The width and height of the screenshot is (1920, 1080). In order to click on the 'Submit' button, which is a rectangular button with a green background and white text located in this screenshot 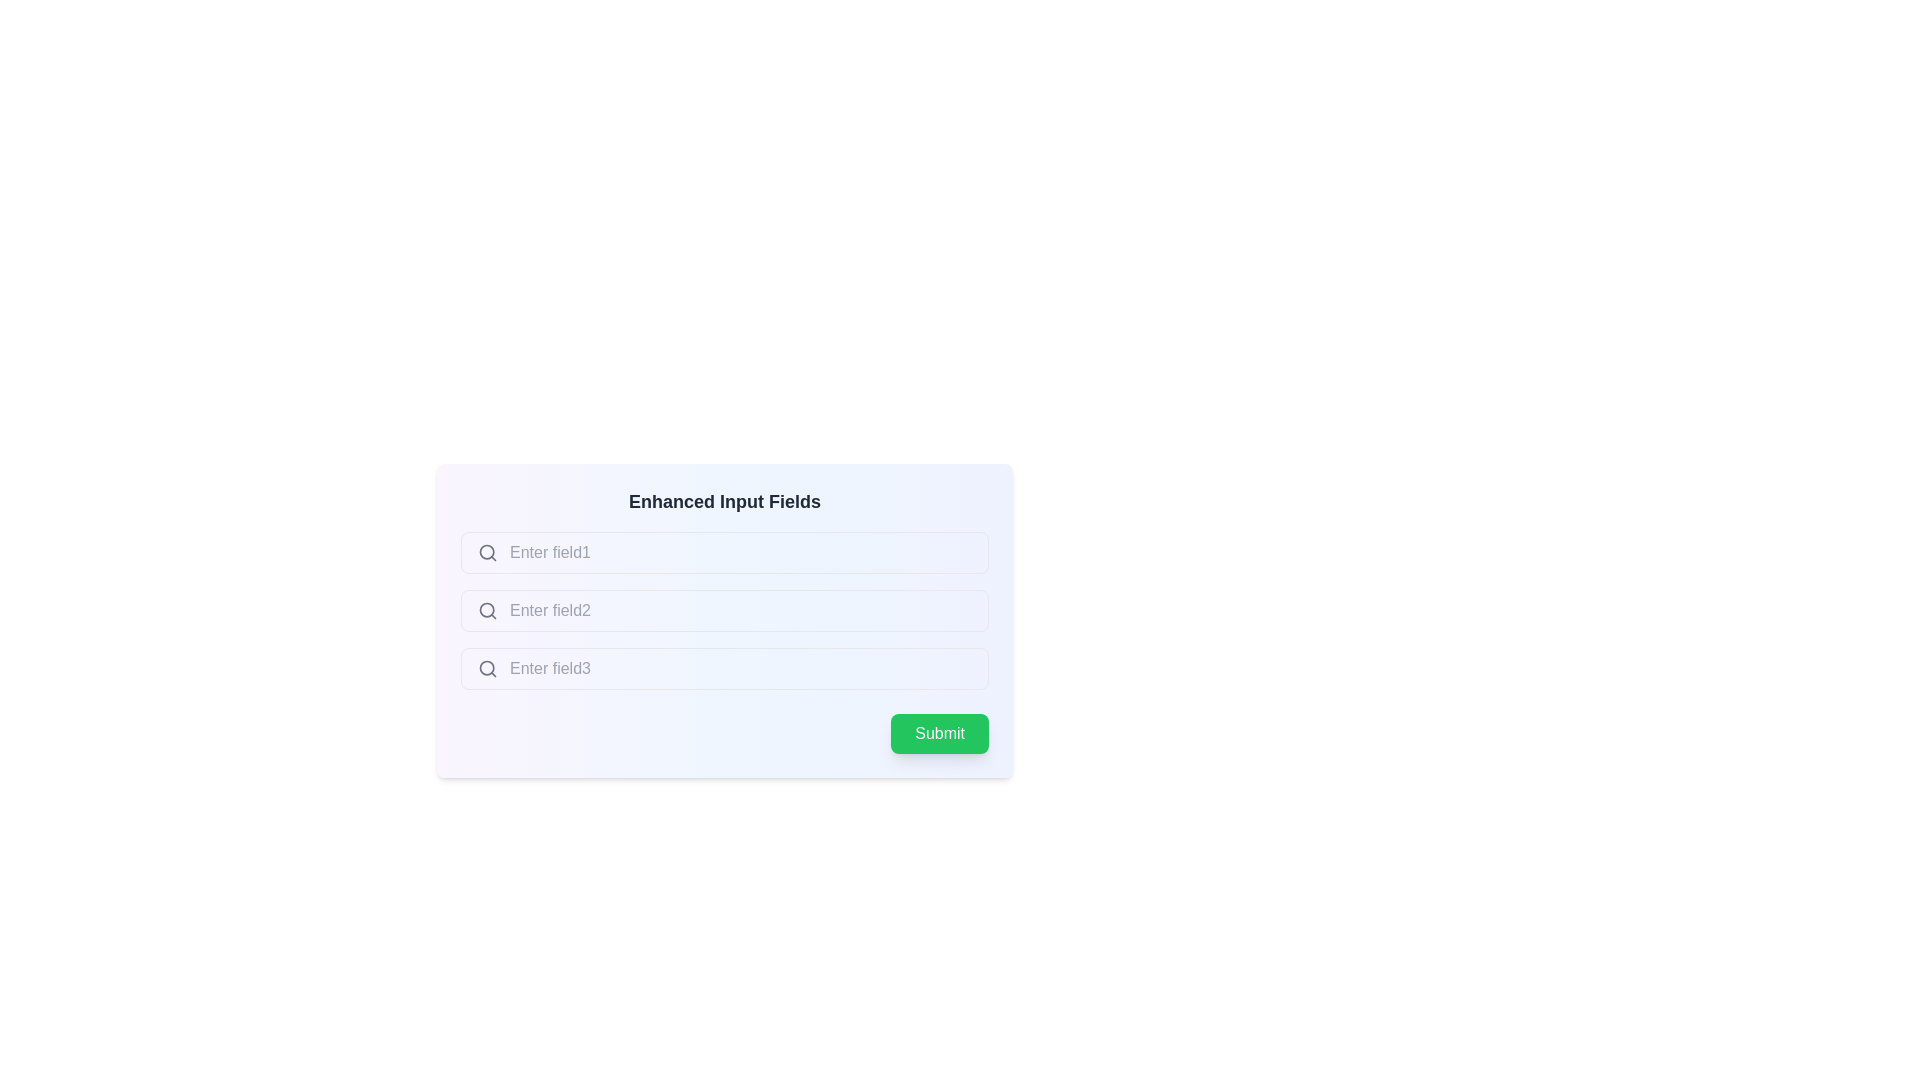, I will do `click(939, 733)`.